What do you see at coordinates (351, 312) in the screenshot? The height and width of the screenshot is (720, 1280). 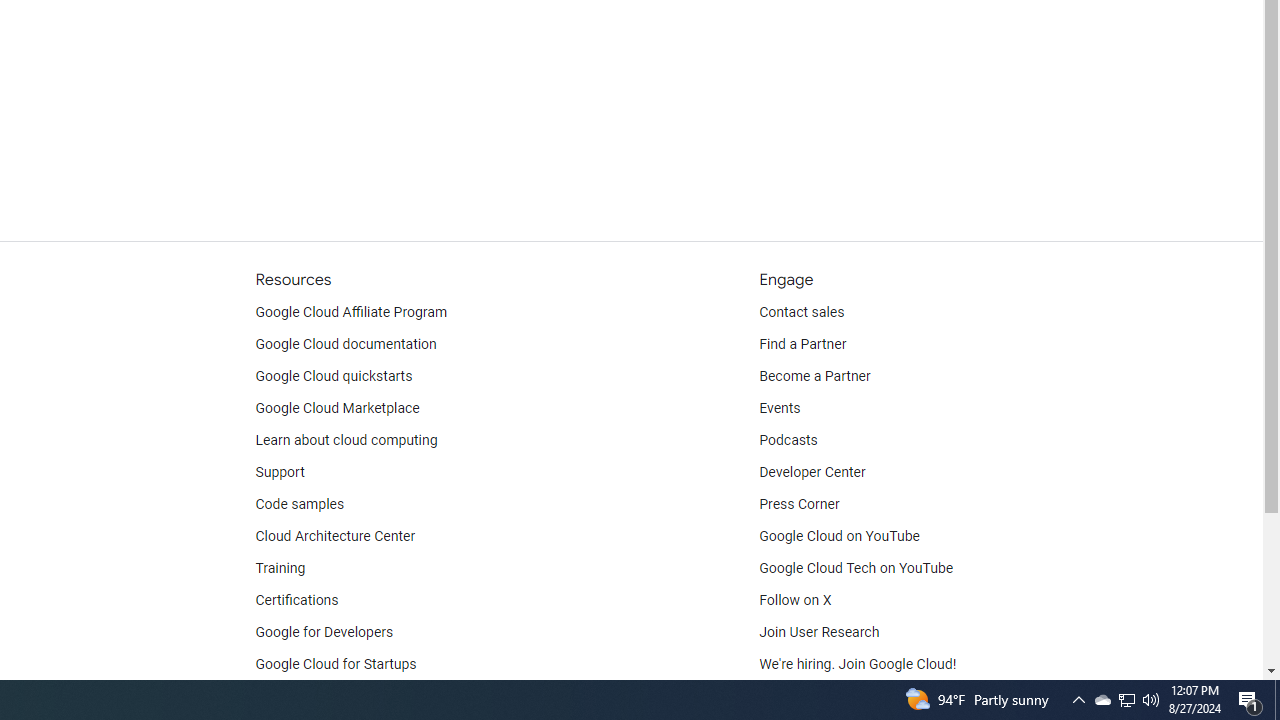 I see `'Google Cloud Affiliate Program'` at bounding box center [351, 312].